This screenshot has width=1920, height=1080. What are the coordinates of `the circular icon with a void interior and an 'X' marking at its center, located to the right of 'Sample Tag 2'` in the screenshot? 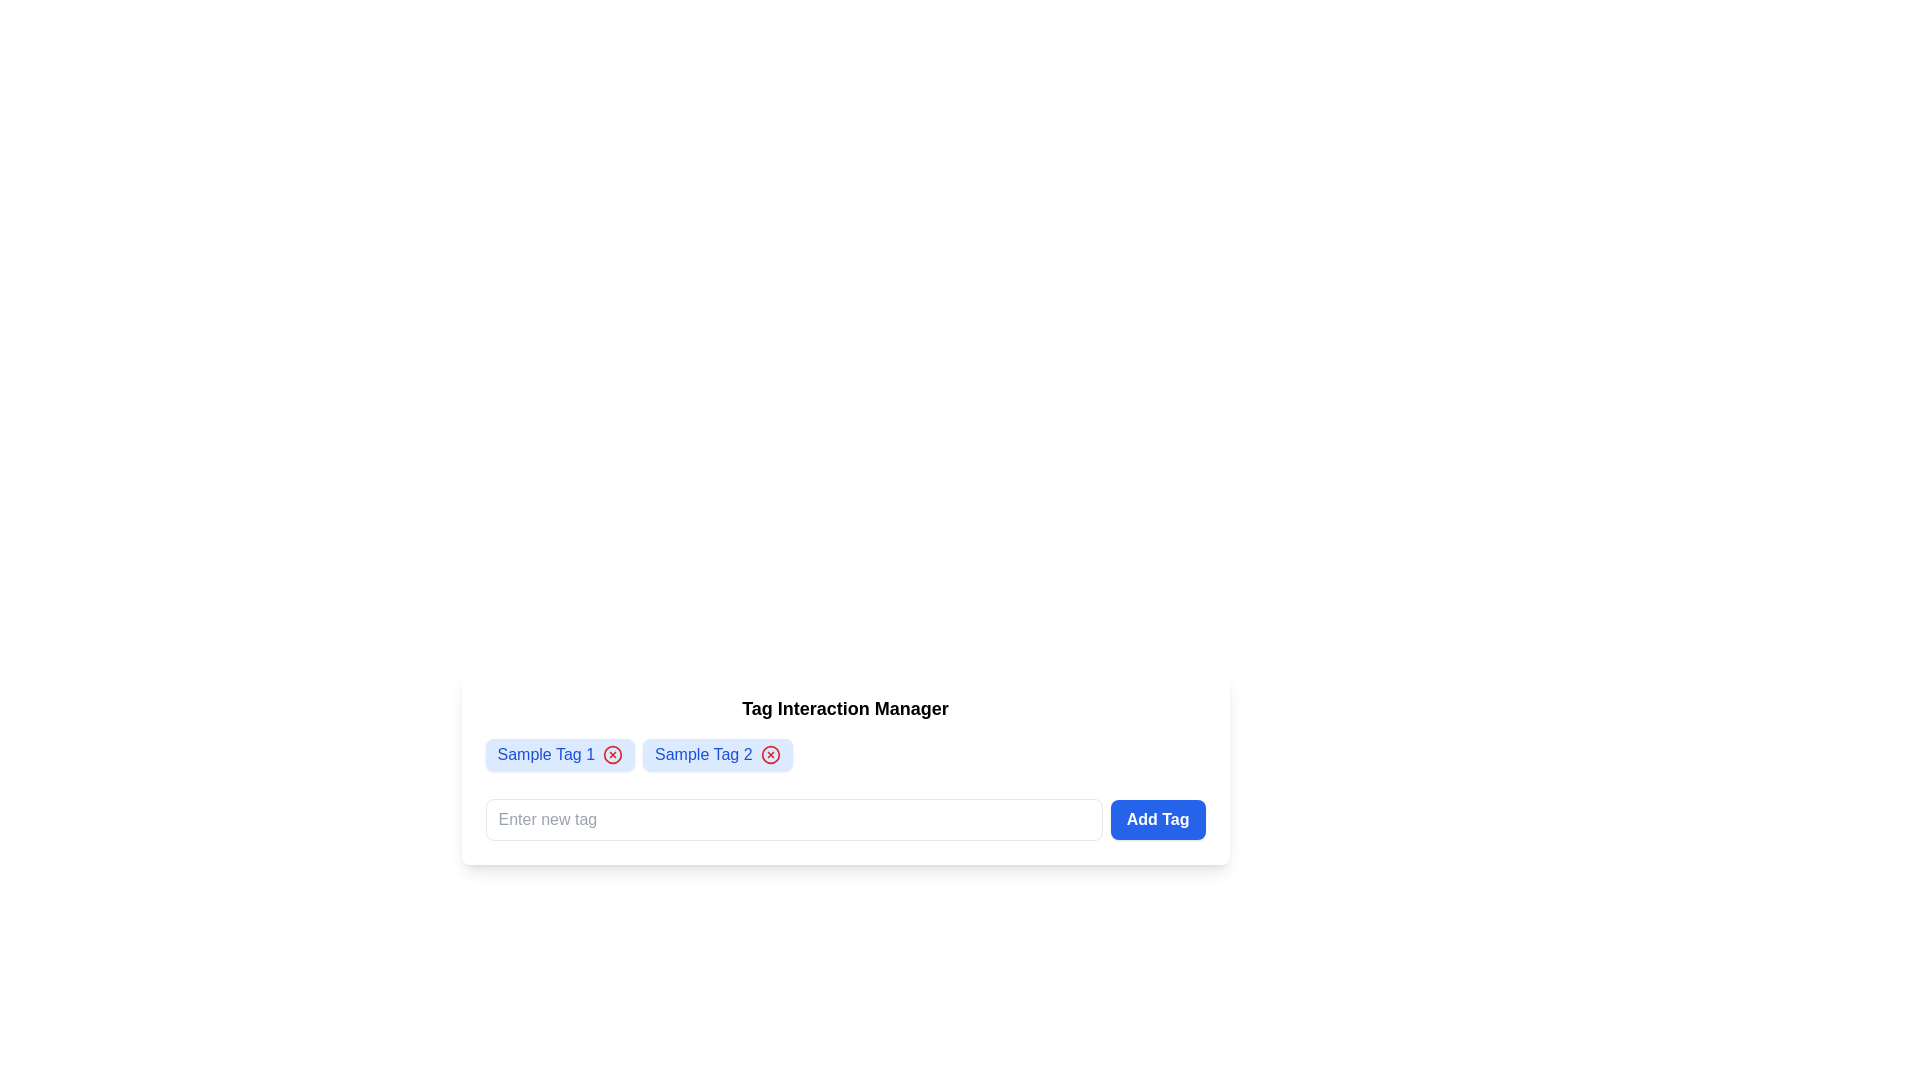 It's located at (769, 755).